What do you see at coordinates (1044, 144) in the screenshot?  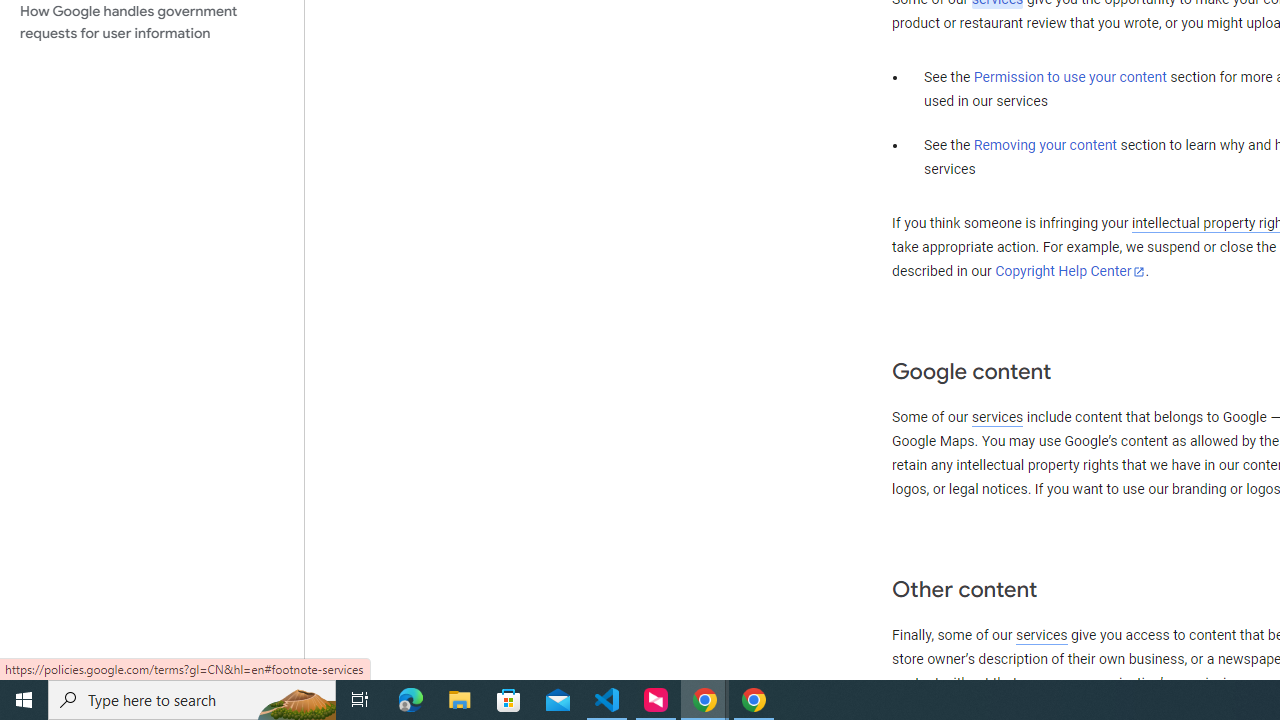 I see `'Removing your content'` at bounding box center [1044, 144].